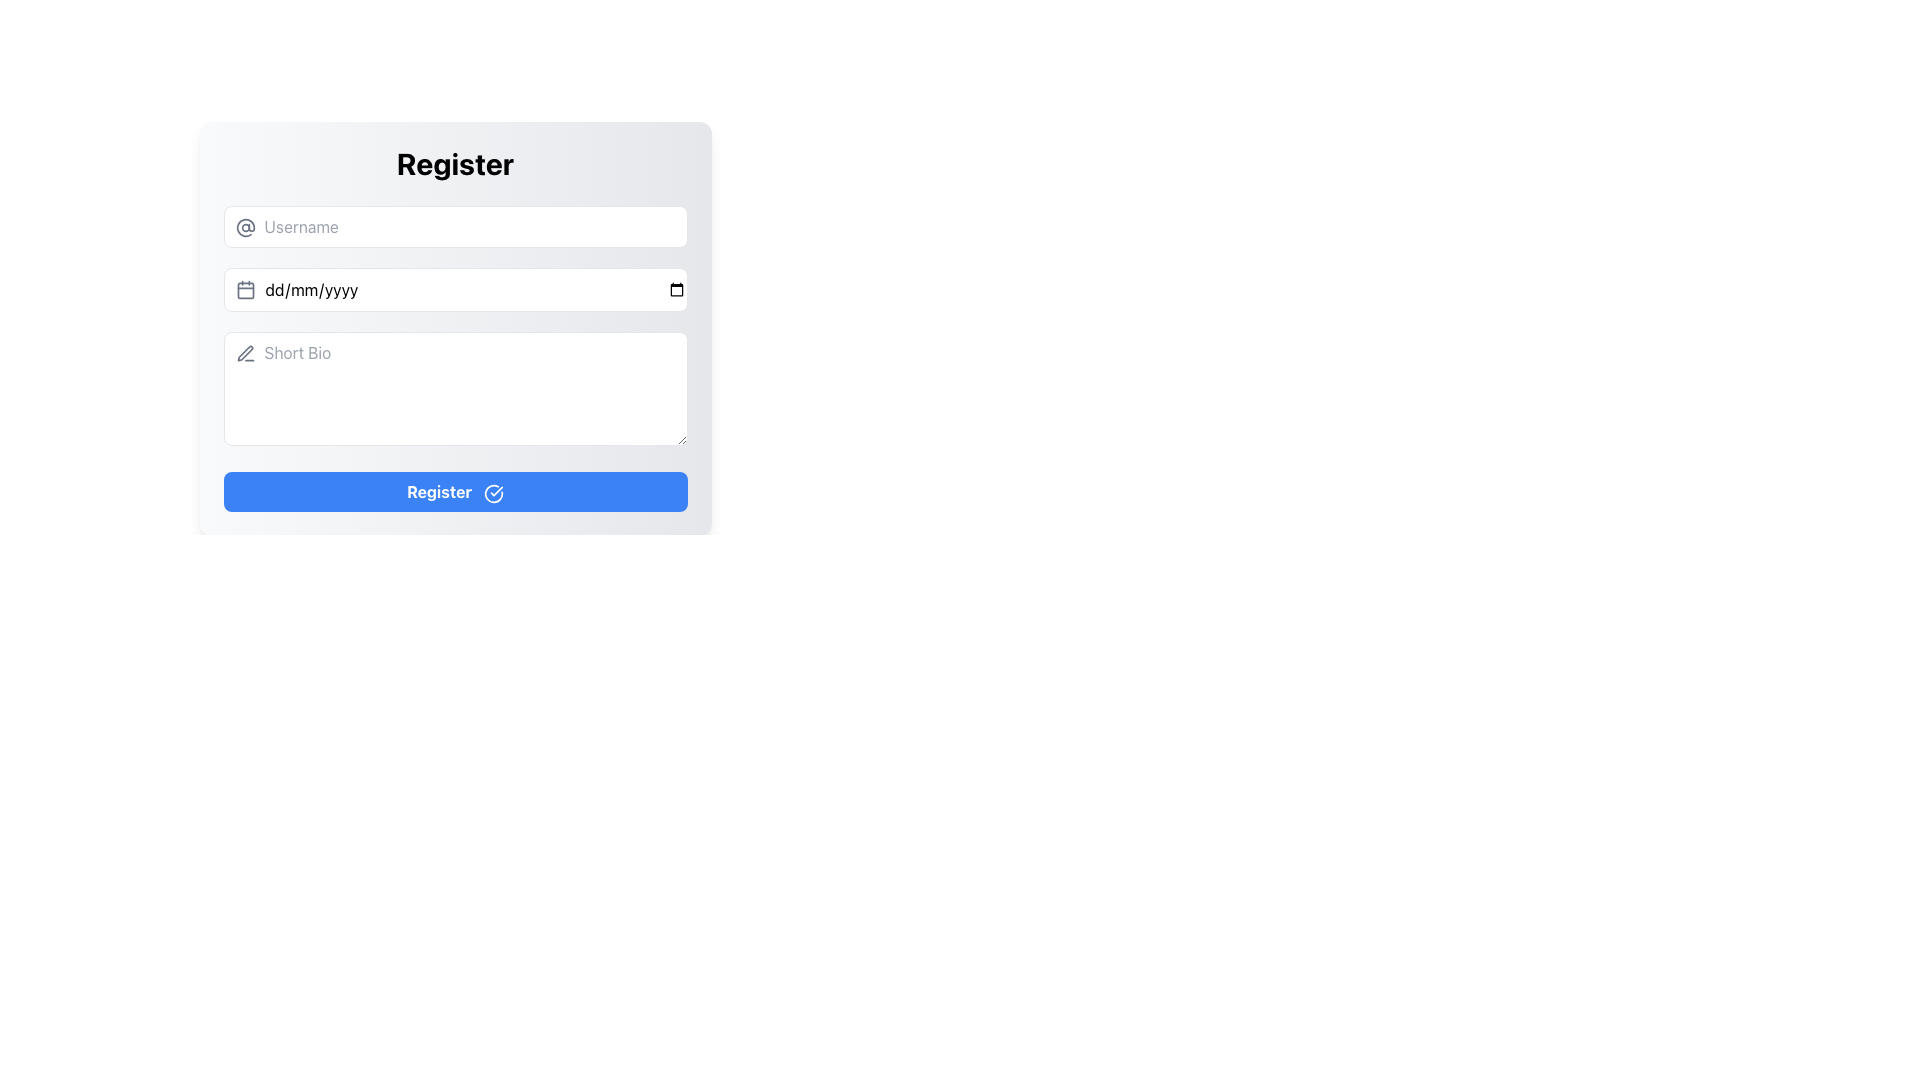 The height and width of the screenshot is (1080, 1920). Describe the element at coordinates (244, 289) in the screenshot. I see `the decorative calendar icon located at the top-left corner of the date input field, which is aligned with the placeholder text 'dd/mm/yyyy'` at that location.